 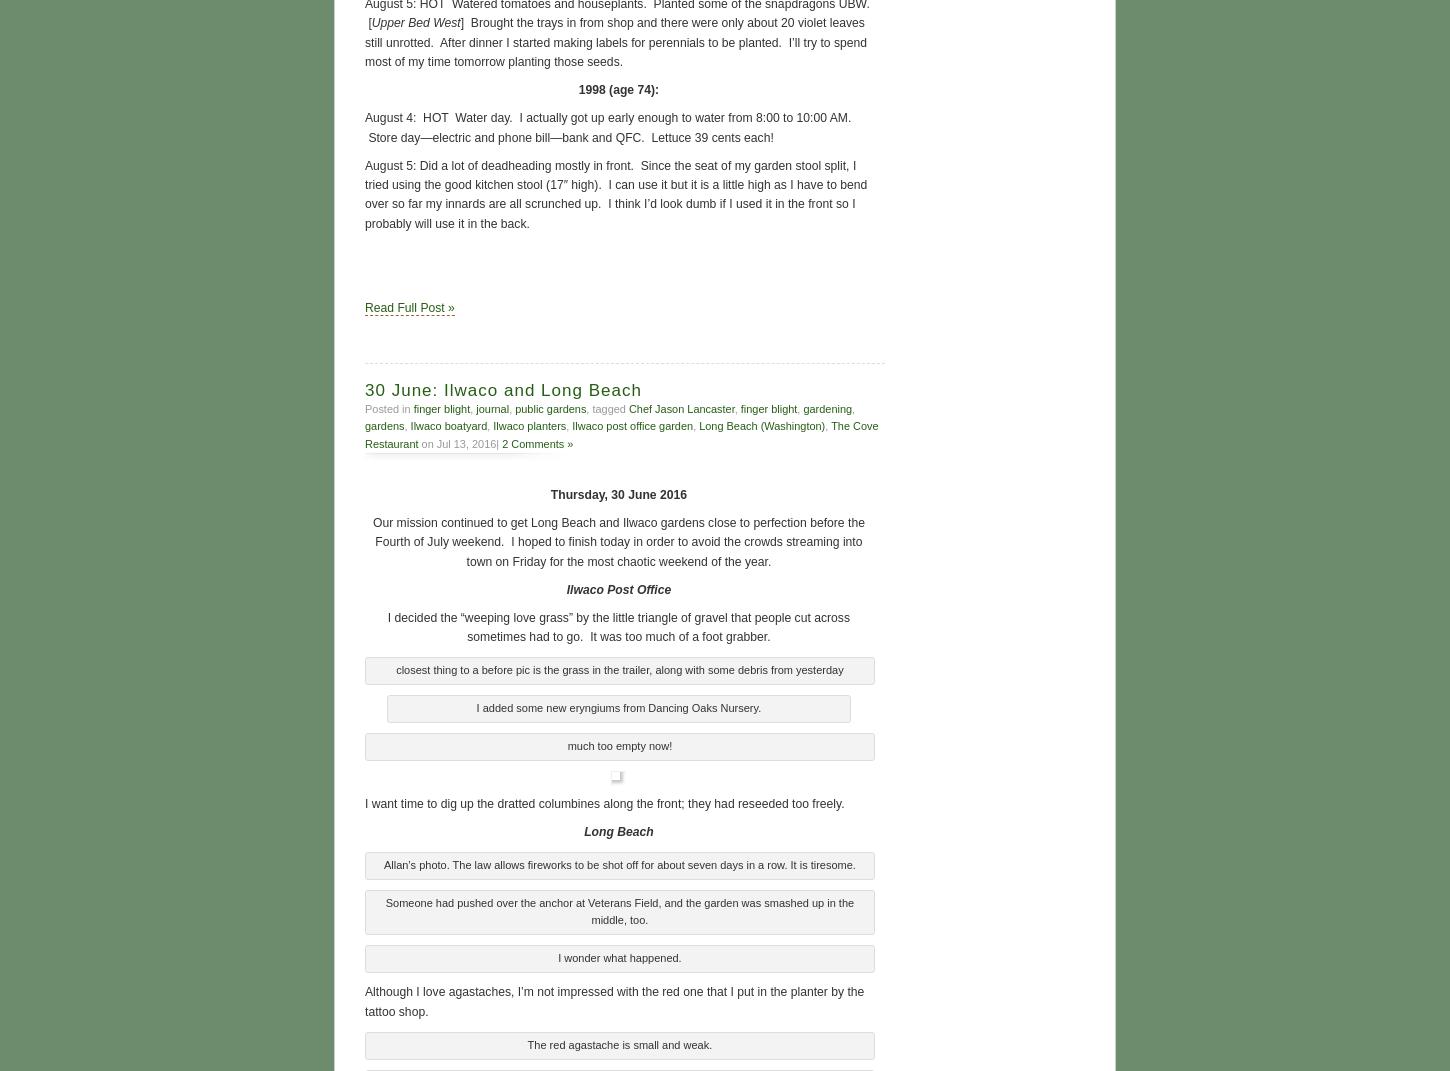 What do you see at coordinates (617, 587) in the screenshot?
I see `'Ilwaco Post Office'` at bounding box center [617, 587].